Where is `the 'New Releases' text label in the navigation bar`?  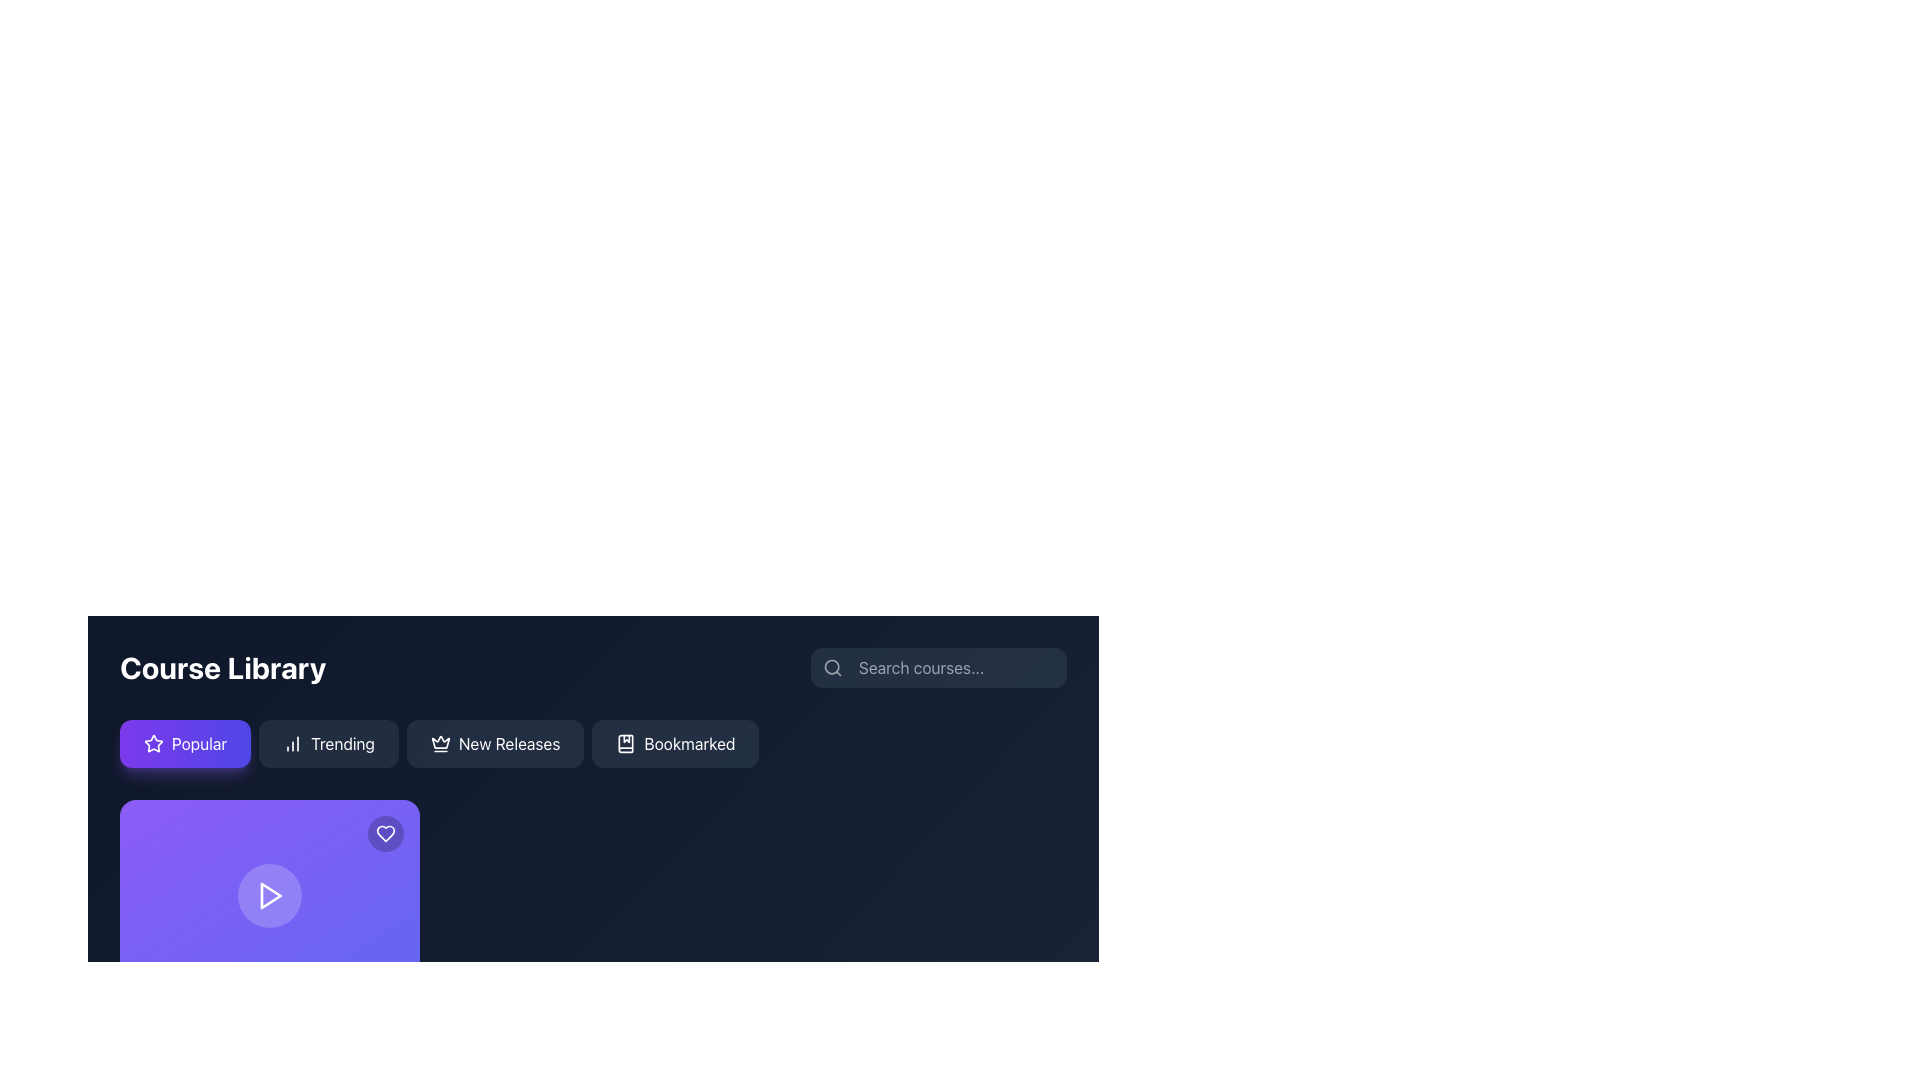 the 'New Releases' text label in the navigation bar is located at coordinates (509, 744).